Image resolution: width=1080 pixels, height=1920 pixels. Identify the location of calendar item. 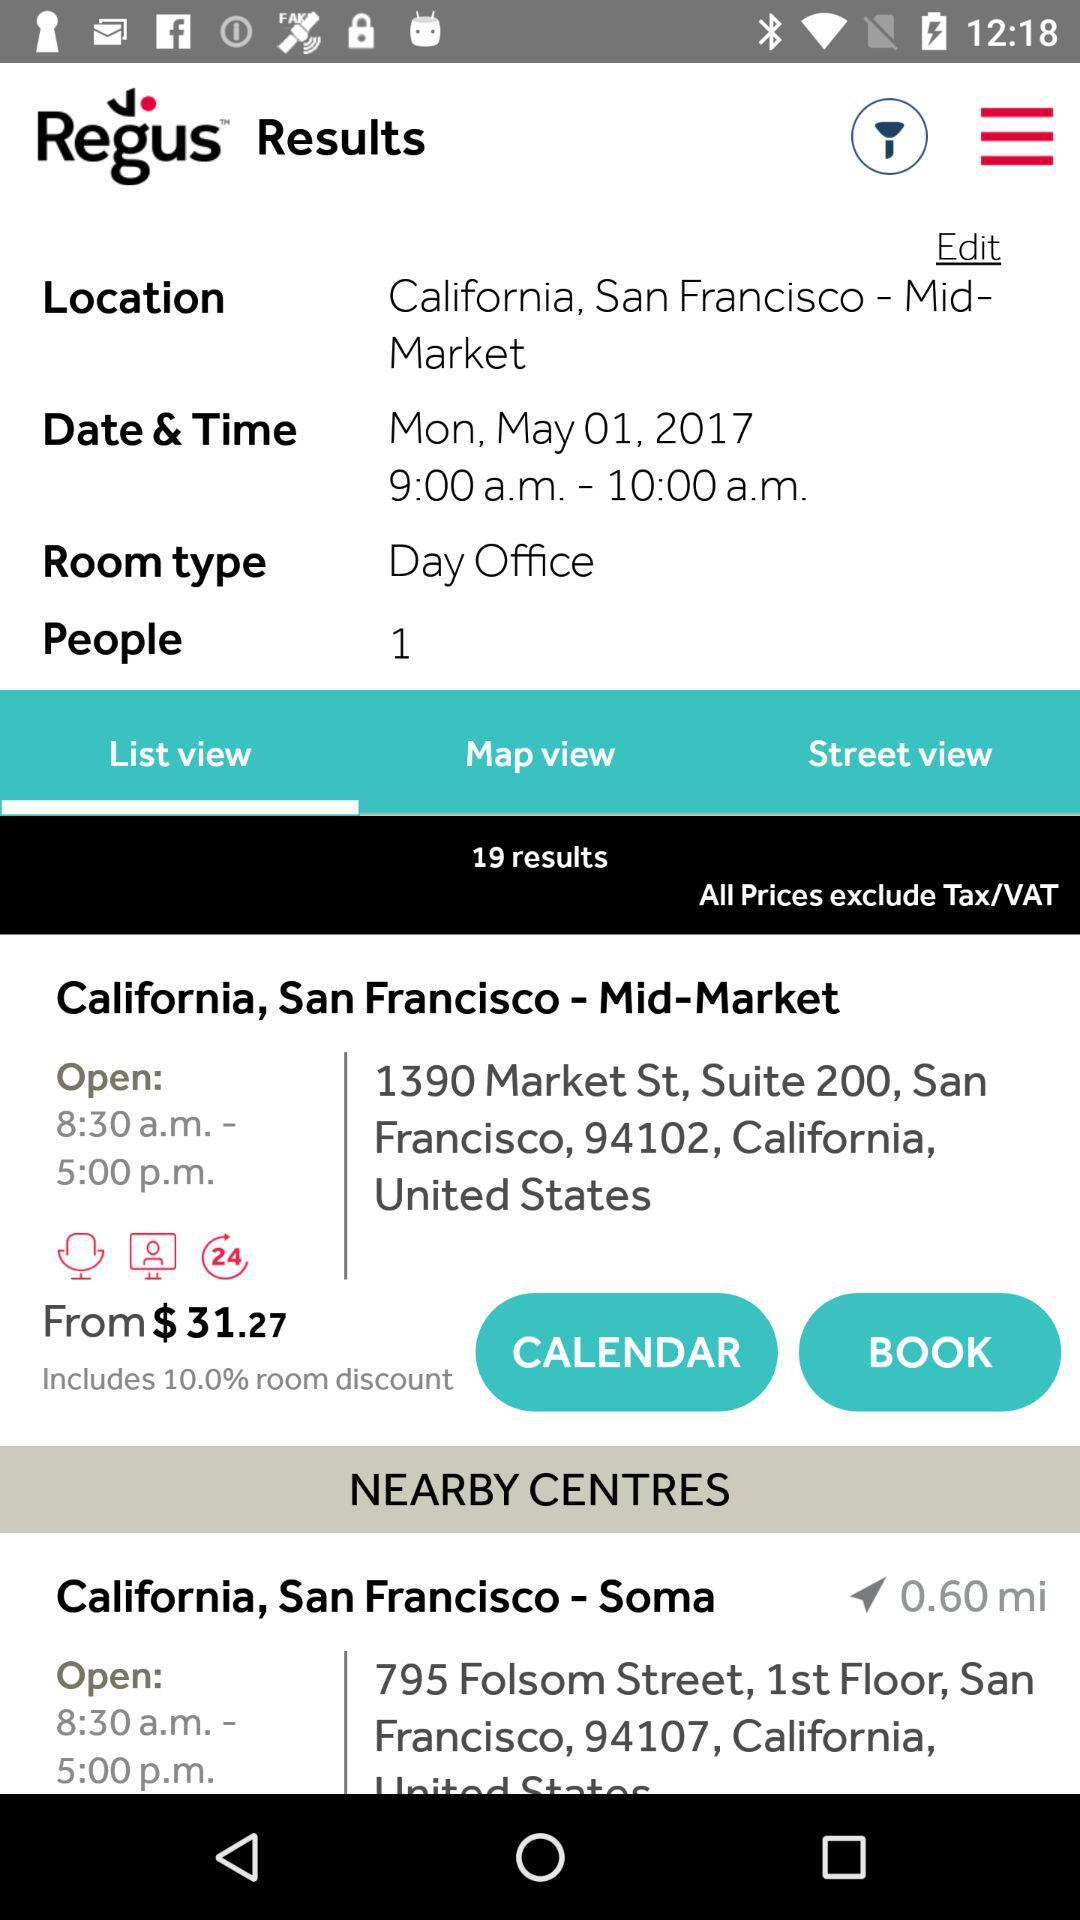
(625, 1352).